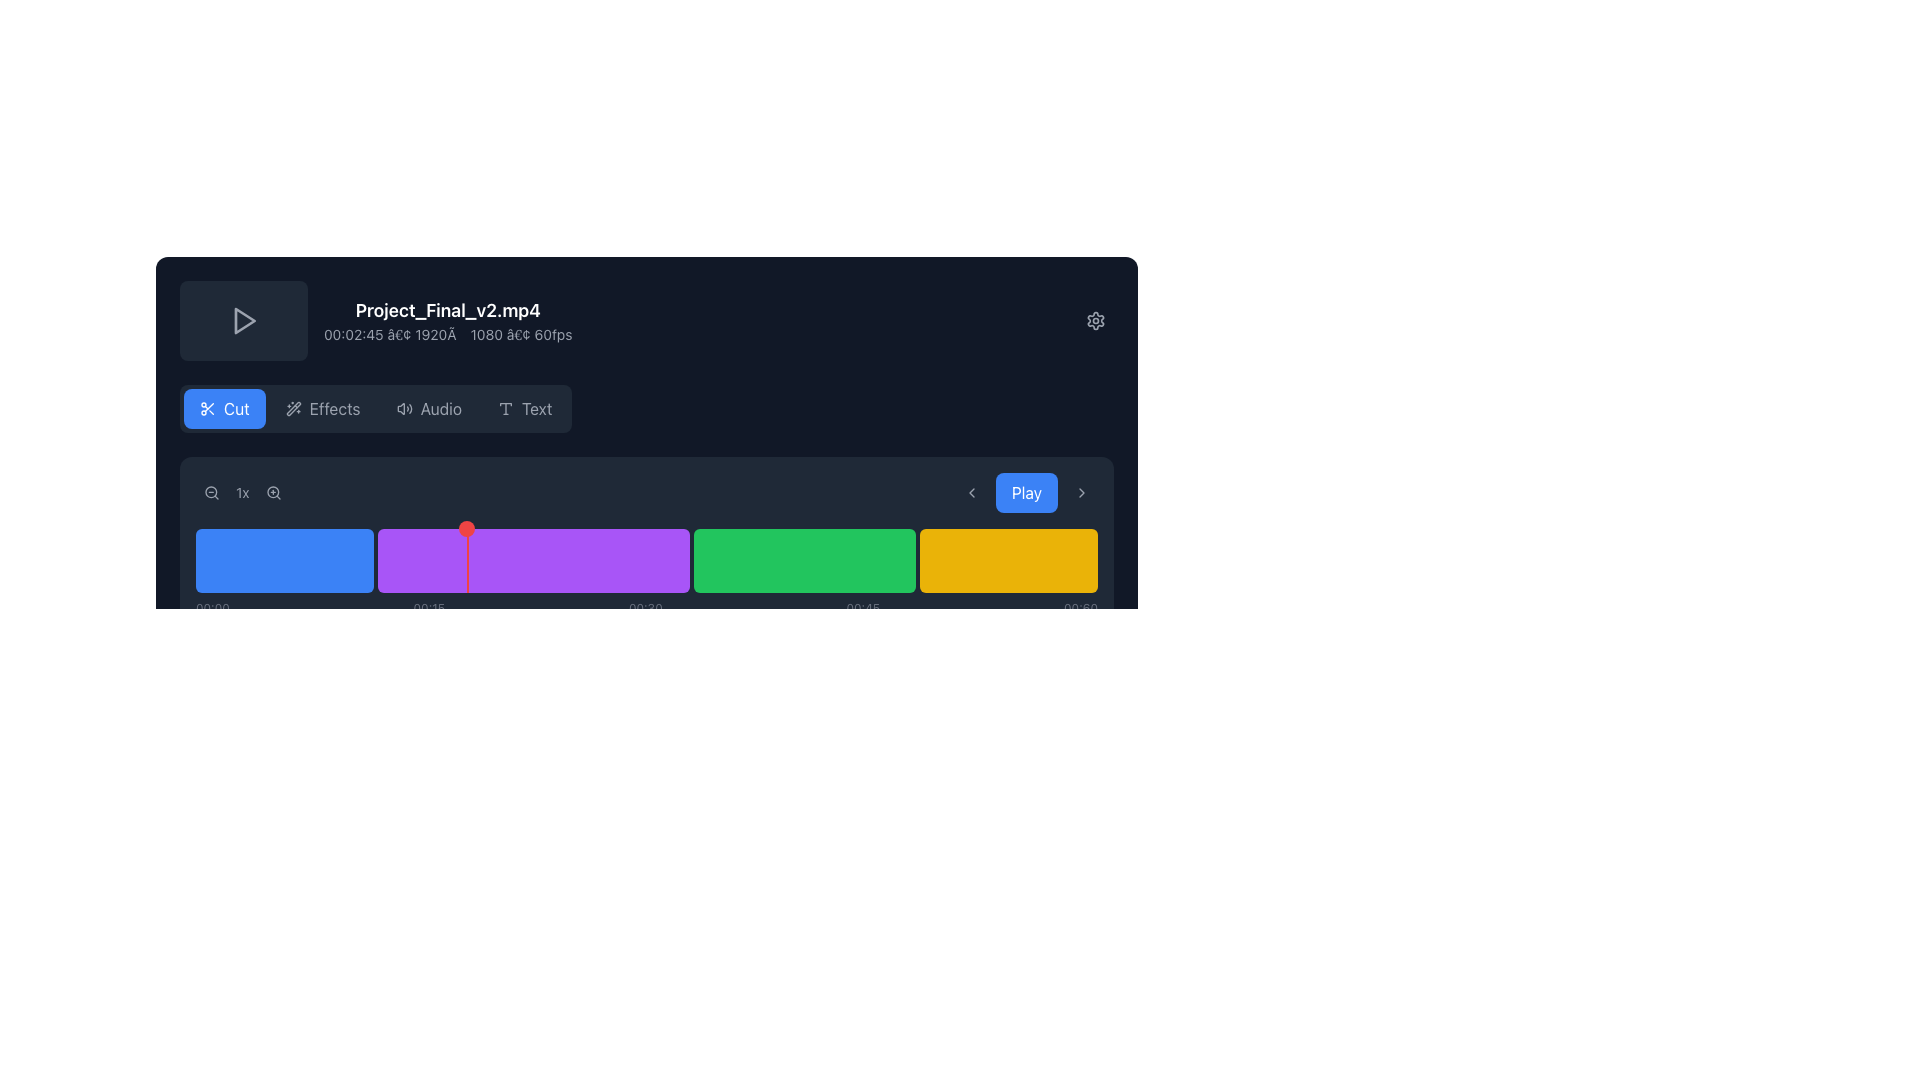 The width and height of the screenshot is (1920, 1080). What do you see at coordinates (292, 407) in the screenshot?
I see `the visual design of the Icon located to the left of the 'Effects' text, which enhances the 'Effects' button for graphical enhancements` at bounding box center [292, 407].